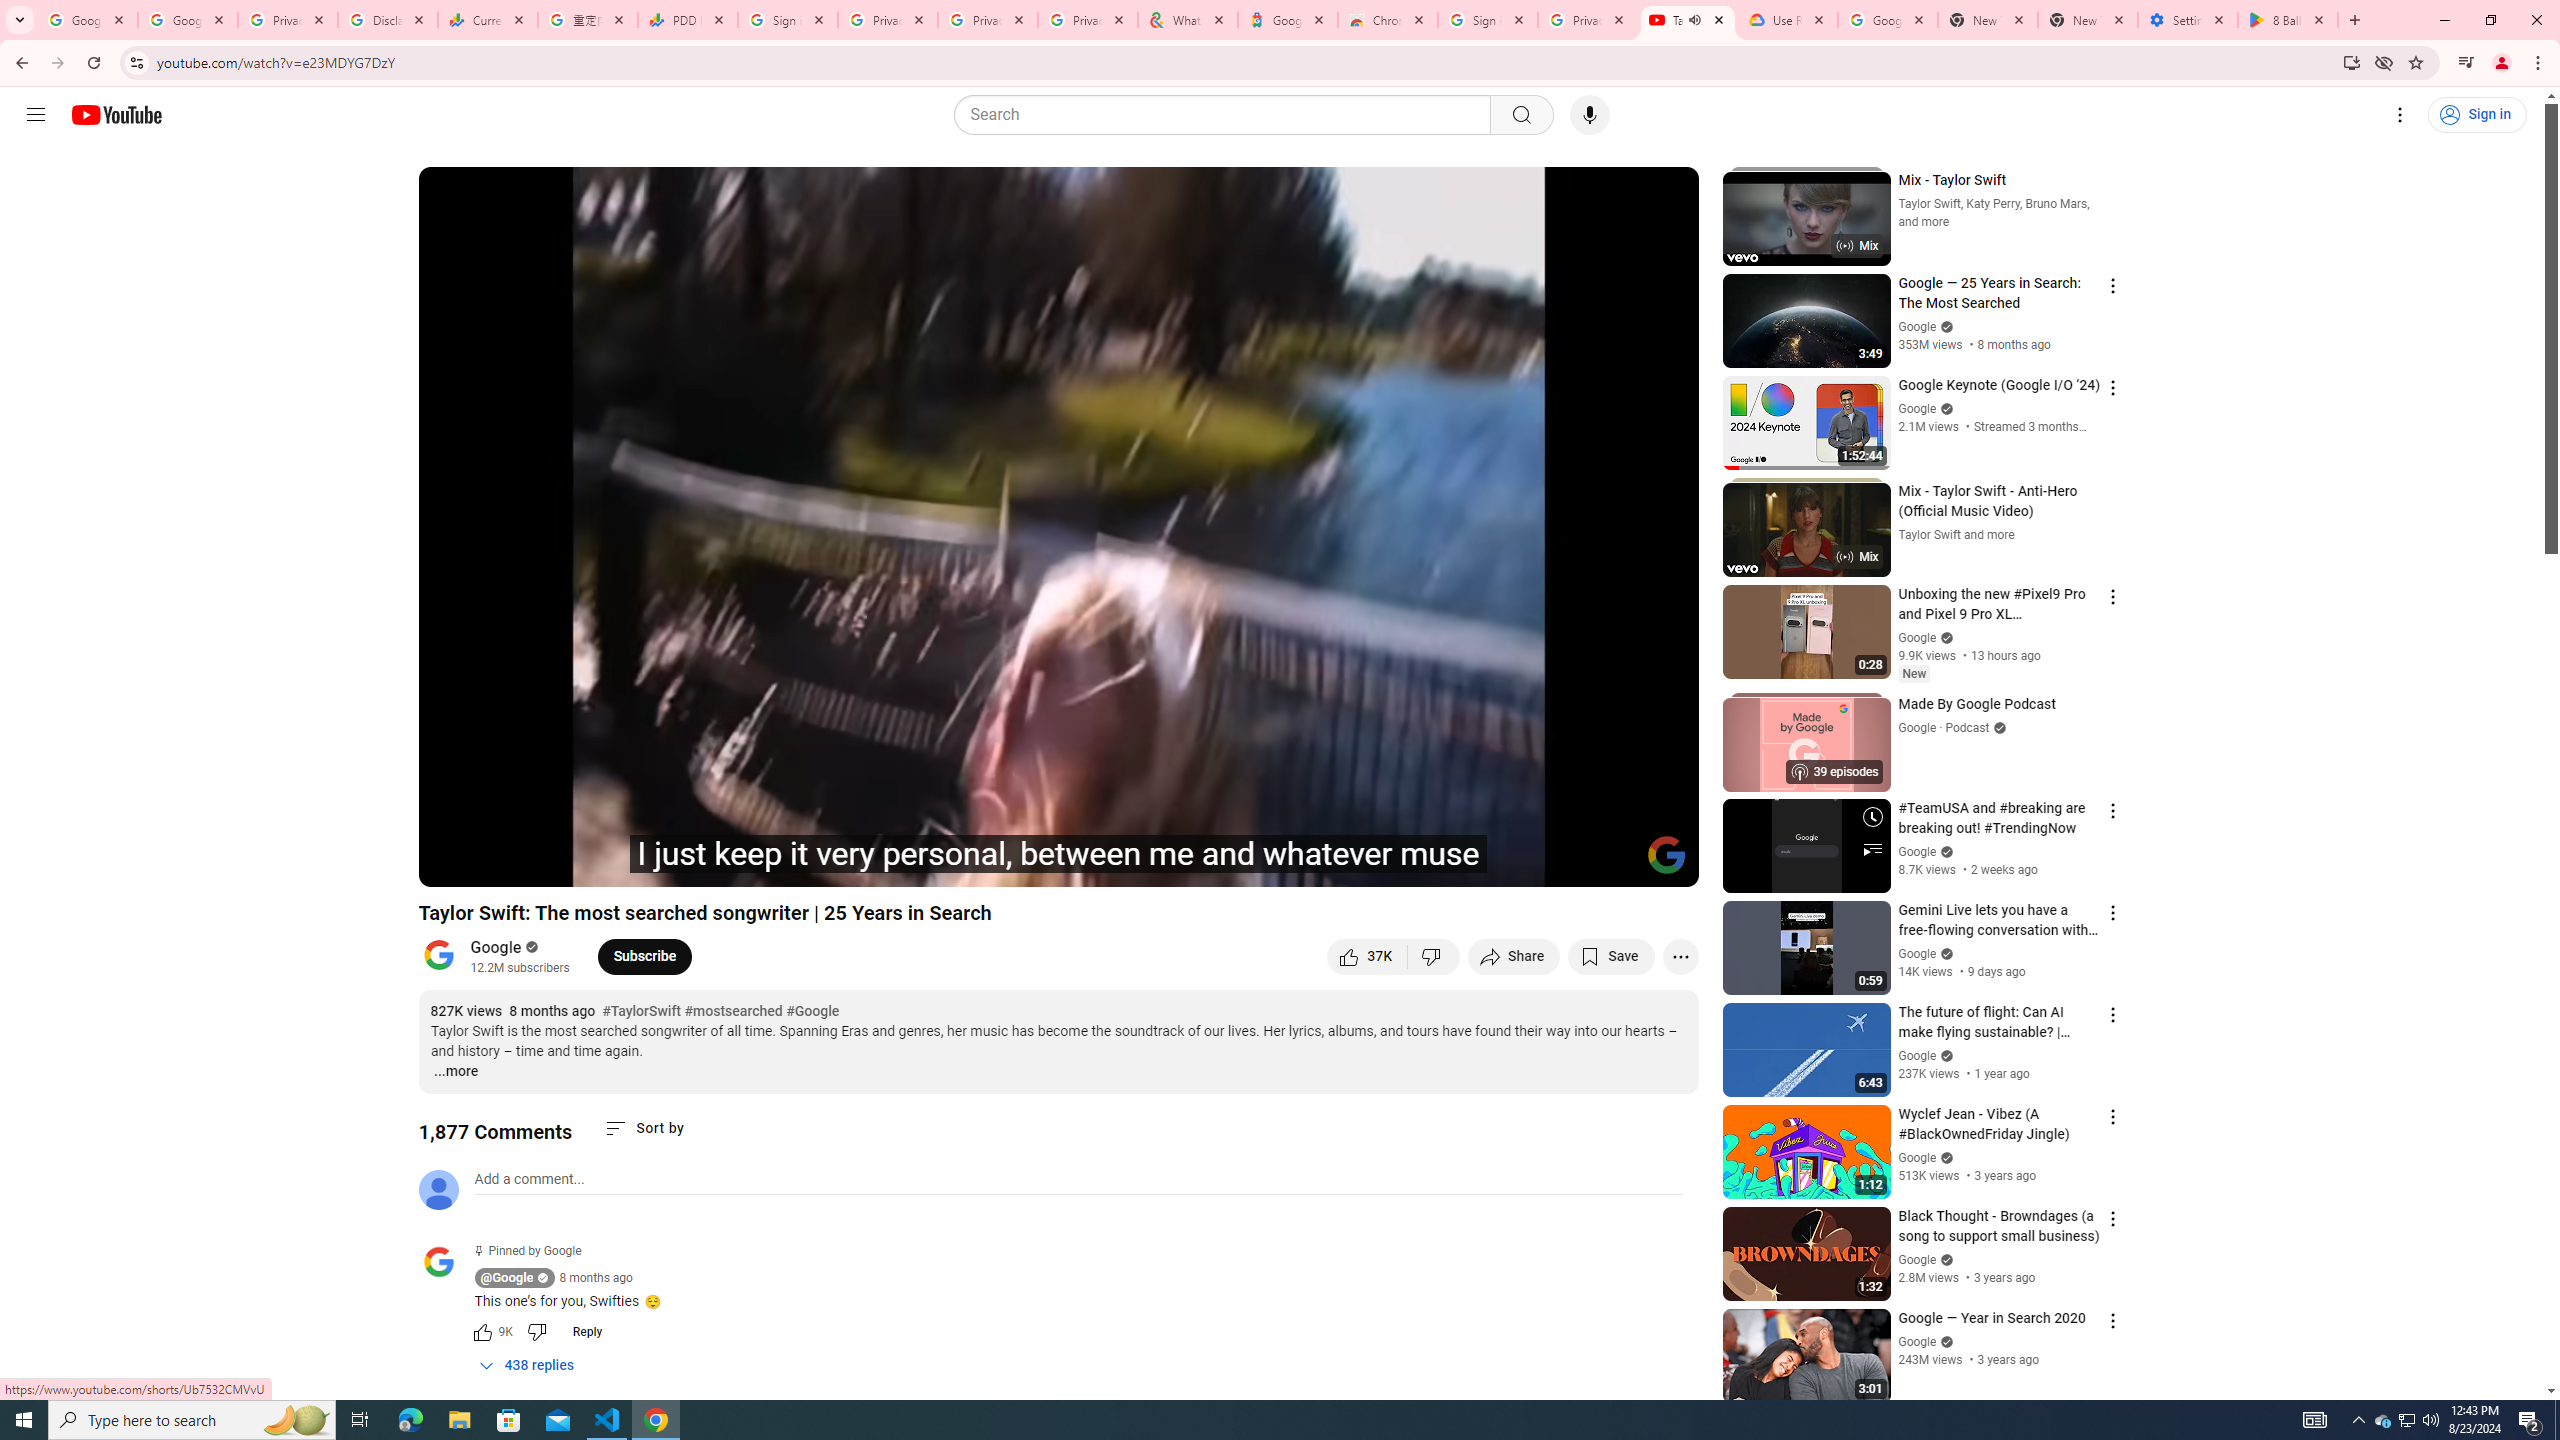 This screenshot has width=2560, height=1440. Describe the element at coordinates (595, 1278) in the screenshot. I see `'8 months ago'` at that location.